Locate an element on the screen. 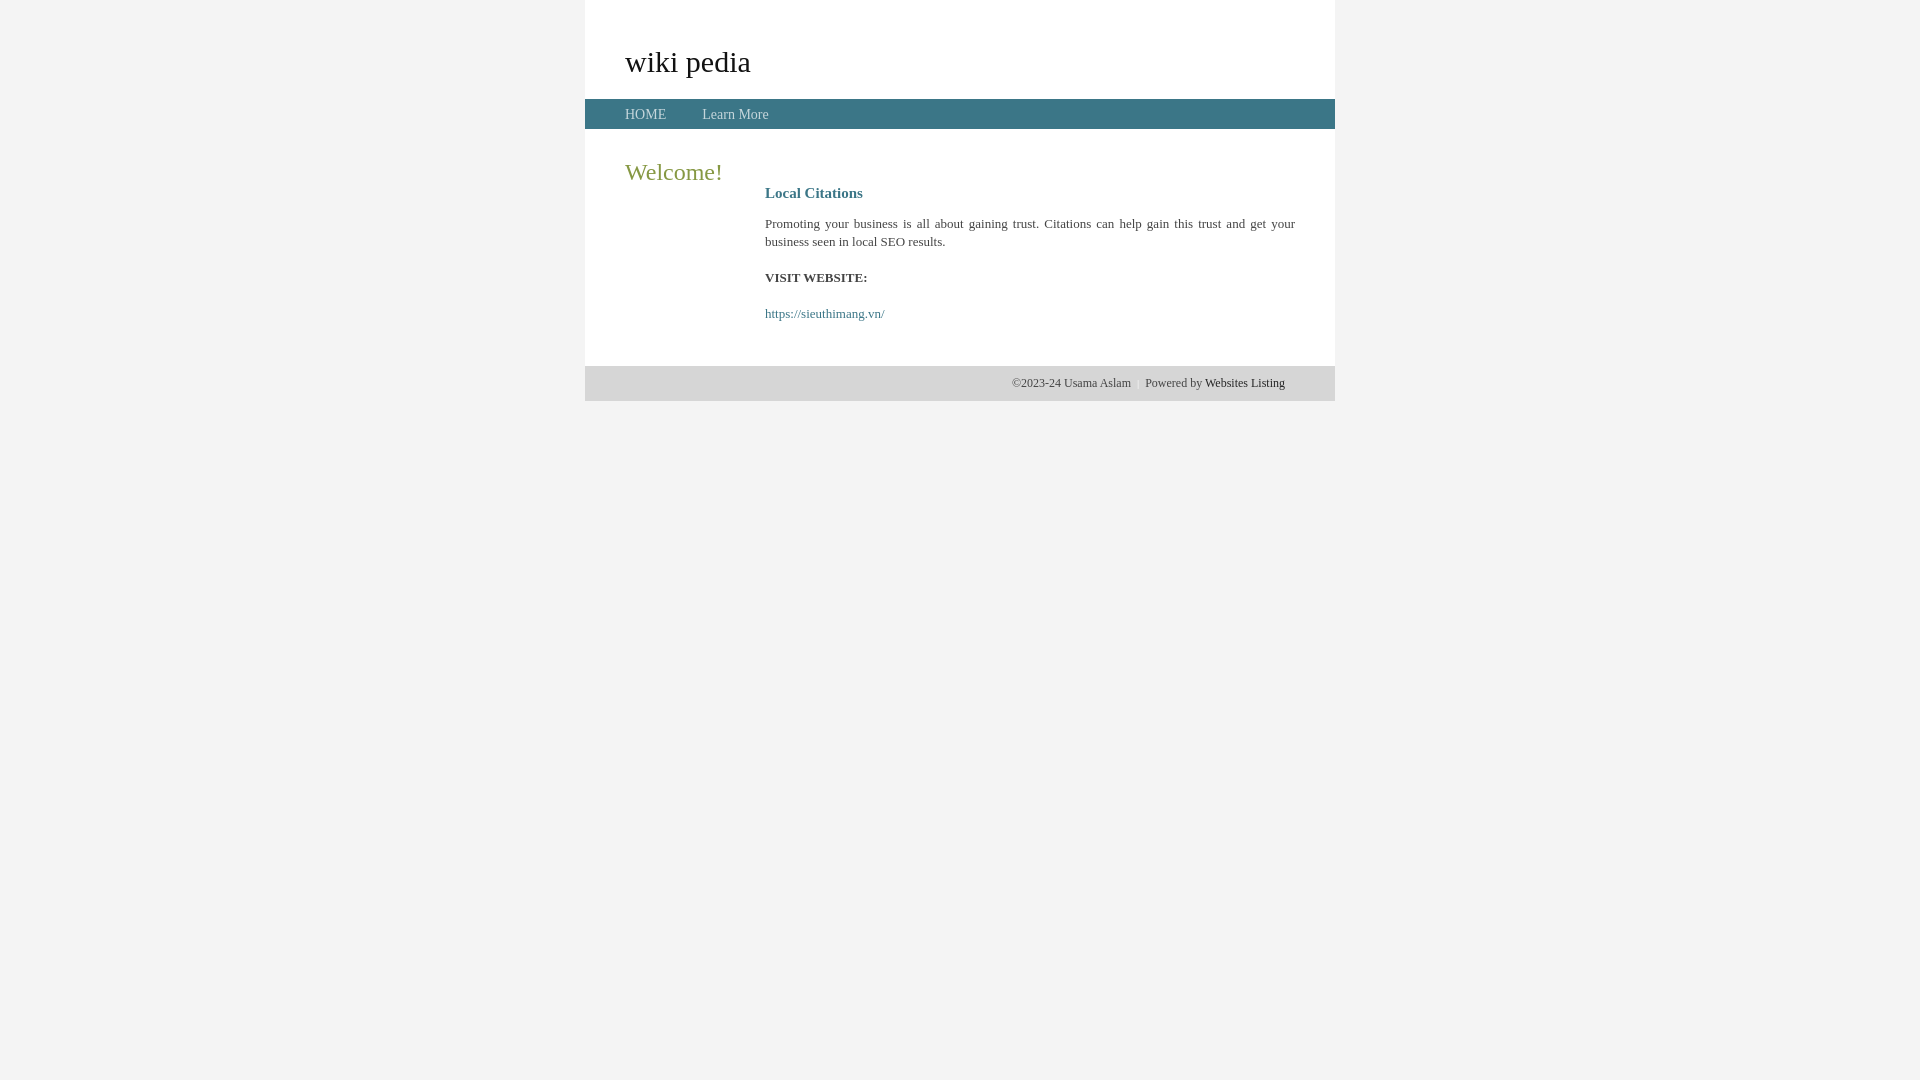  'Websites Listing' is located at coordinates (1203, 382).